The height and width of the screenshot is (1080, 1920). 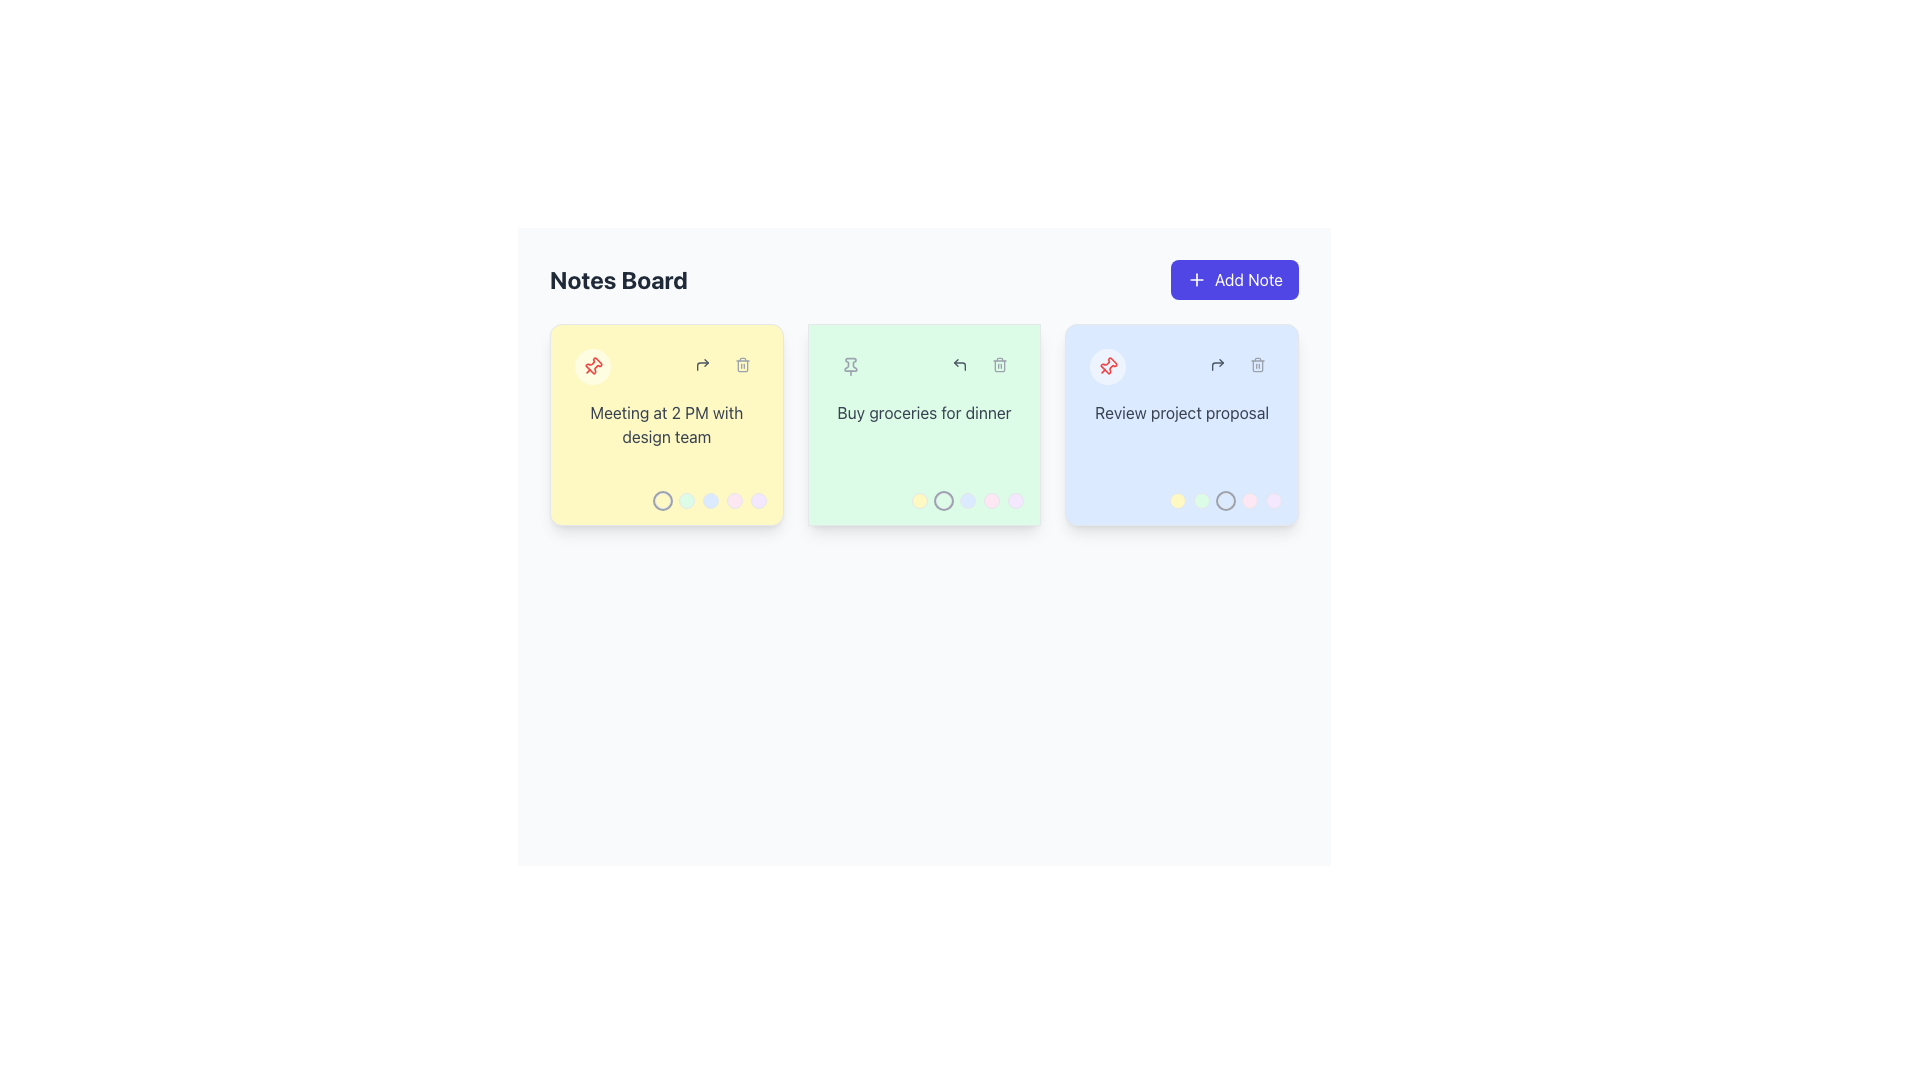 What do you see at coordinates (1200, 500) in the screenshot?
I see `the second circle button in the row of five circles at the bottom right corner of the 'Review project proposal' card` at bounding box center [1200, 500].